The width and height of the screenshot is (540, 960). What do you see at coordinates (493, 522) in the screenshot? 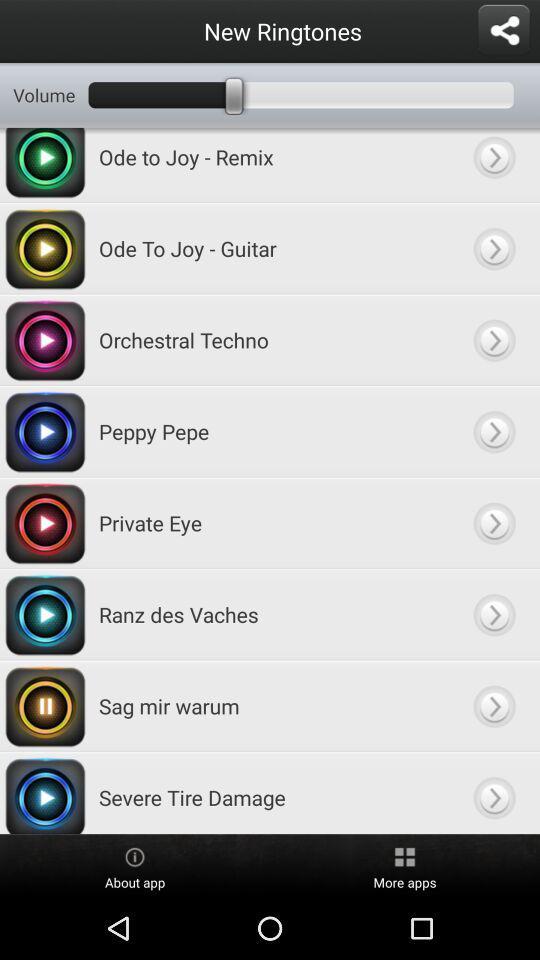
I see `next` at bounding box center [493, 522].